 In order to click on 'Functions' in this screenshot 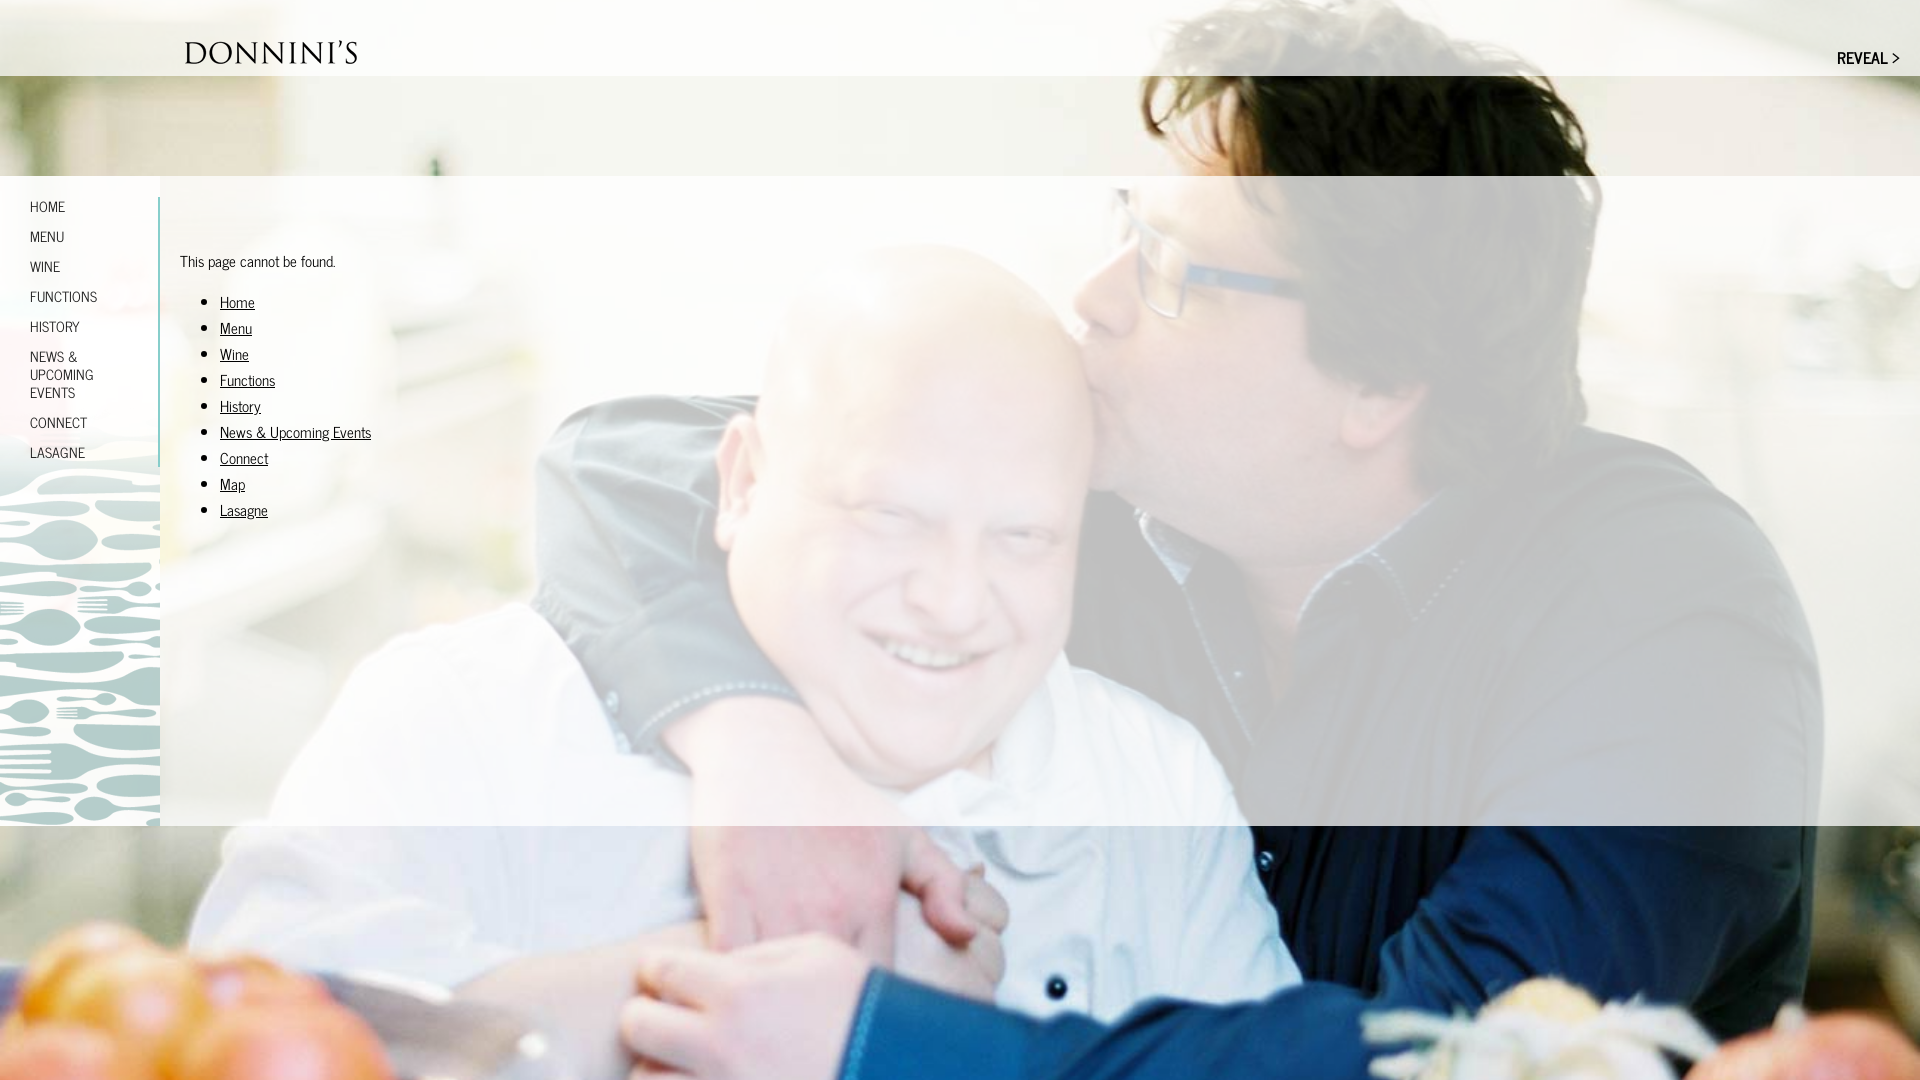, I will do `click(246, 379)`.